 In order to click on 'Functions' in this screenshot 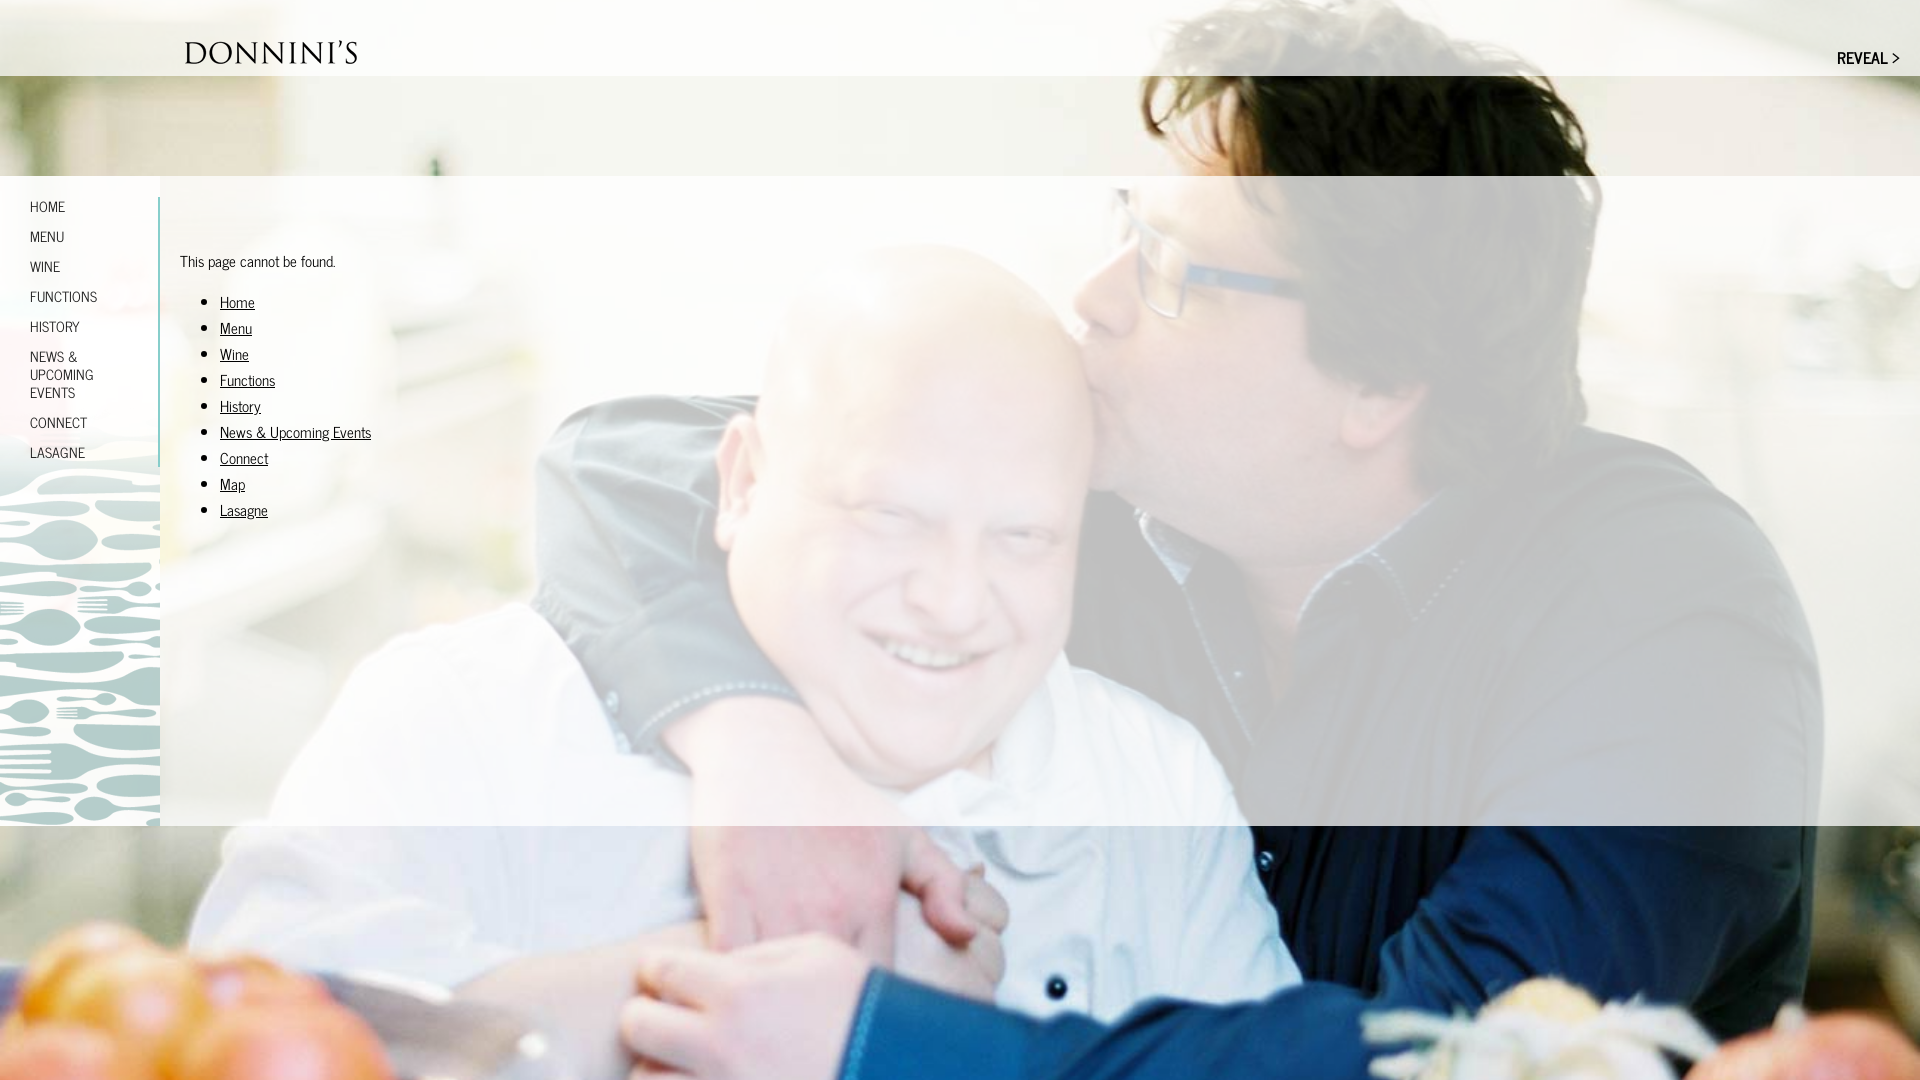, I will do `click(246, 379)`.